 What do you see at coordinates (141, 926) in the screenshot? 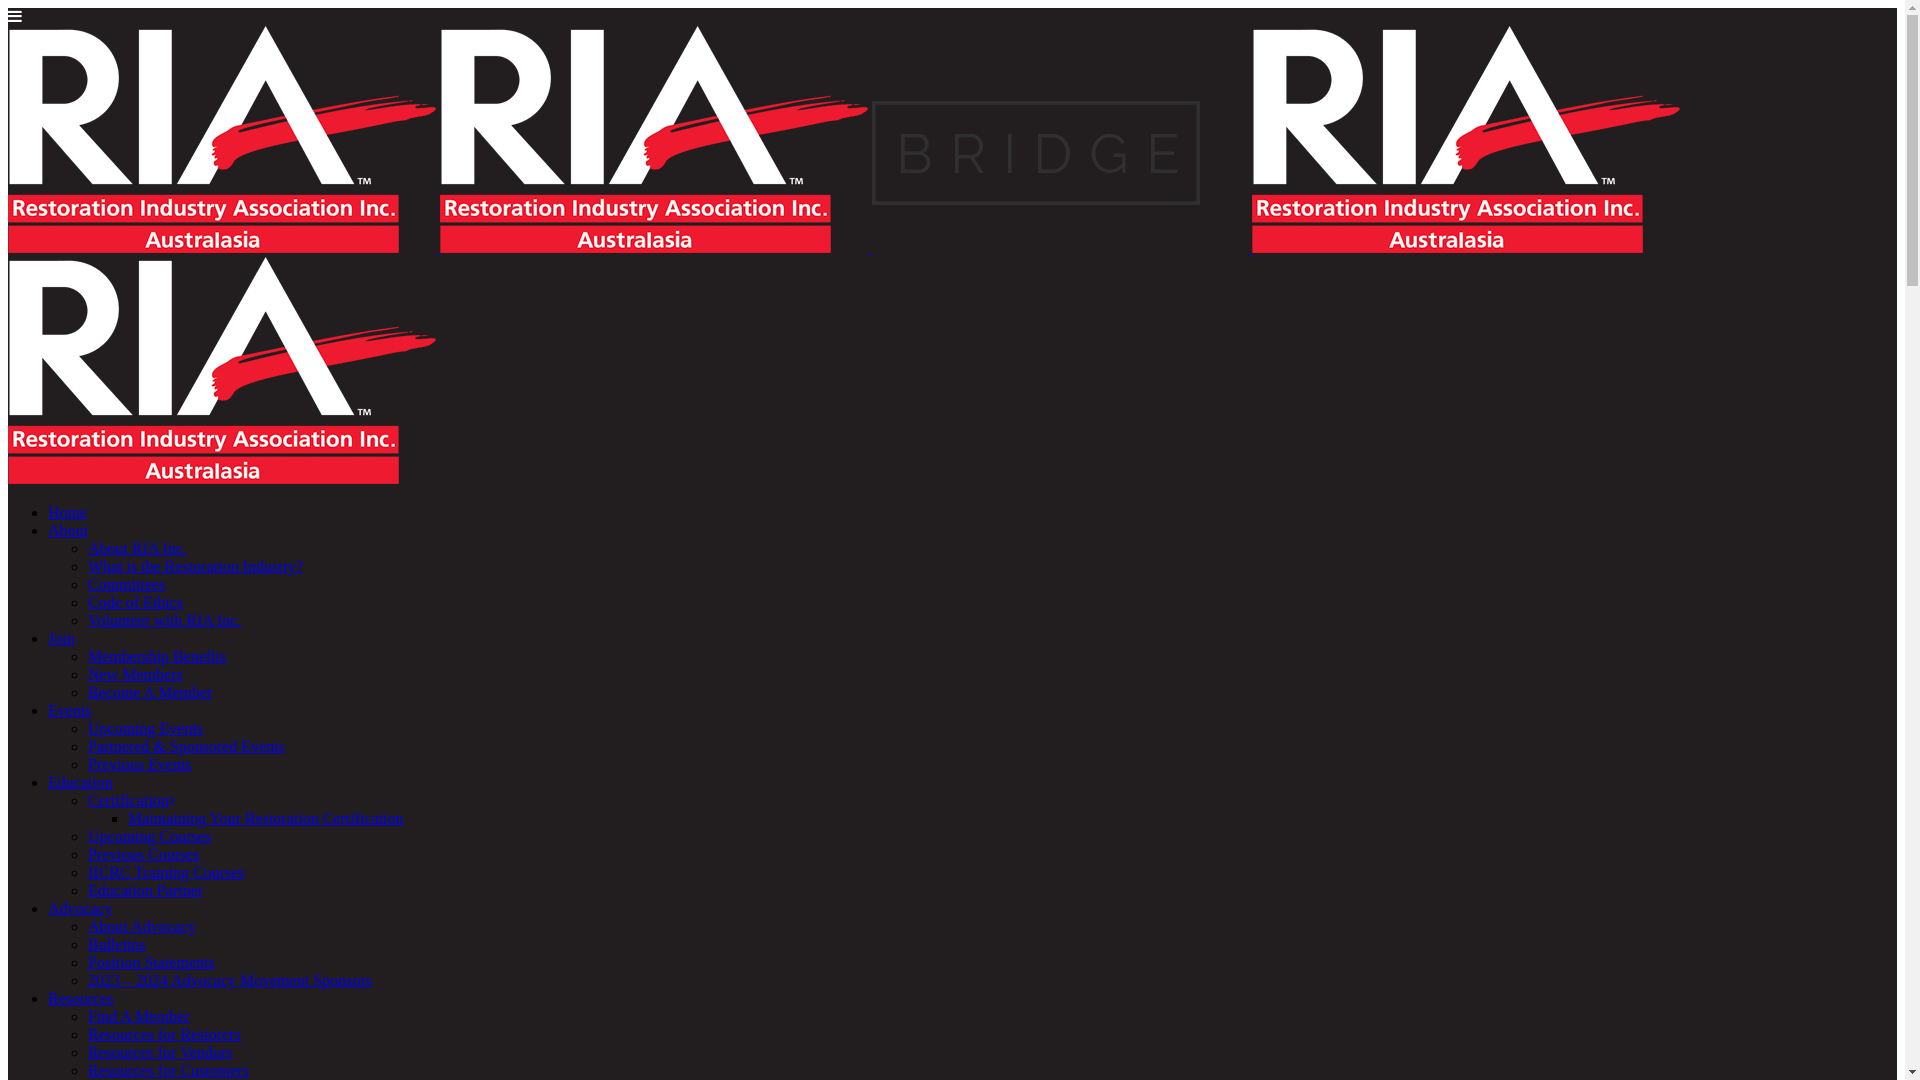
I see `'About Advocacy'` at bounding box center [141, 926].